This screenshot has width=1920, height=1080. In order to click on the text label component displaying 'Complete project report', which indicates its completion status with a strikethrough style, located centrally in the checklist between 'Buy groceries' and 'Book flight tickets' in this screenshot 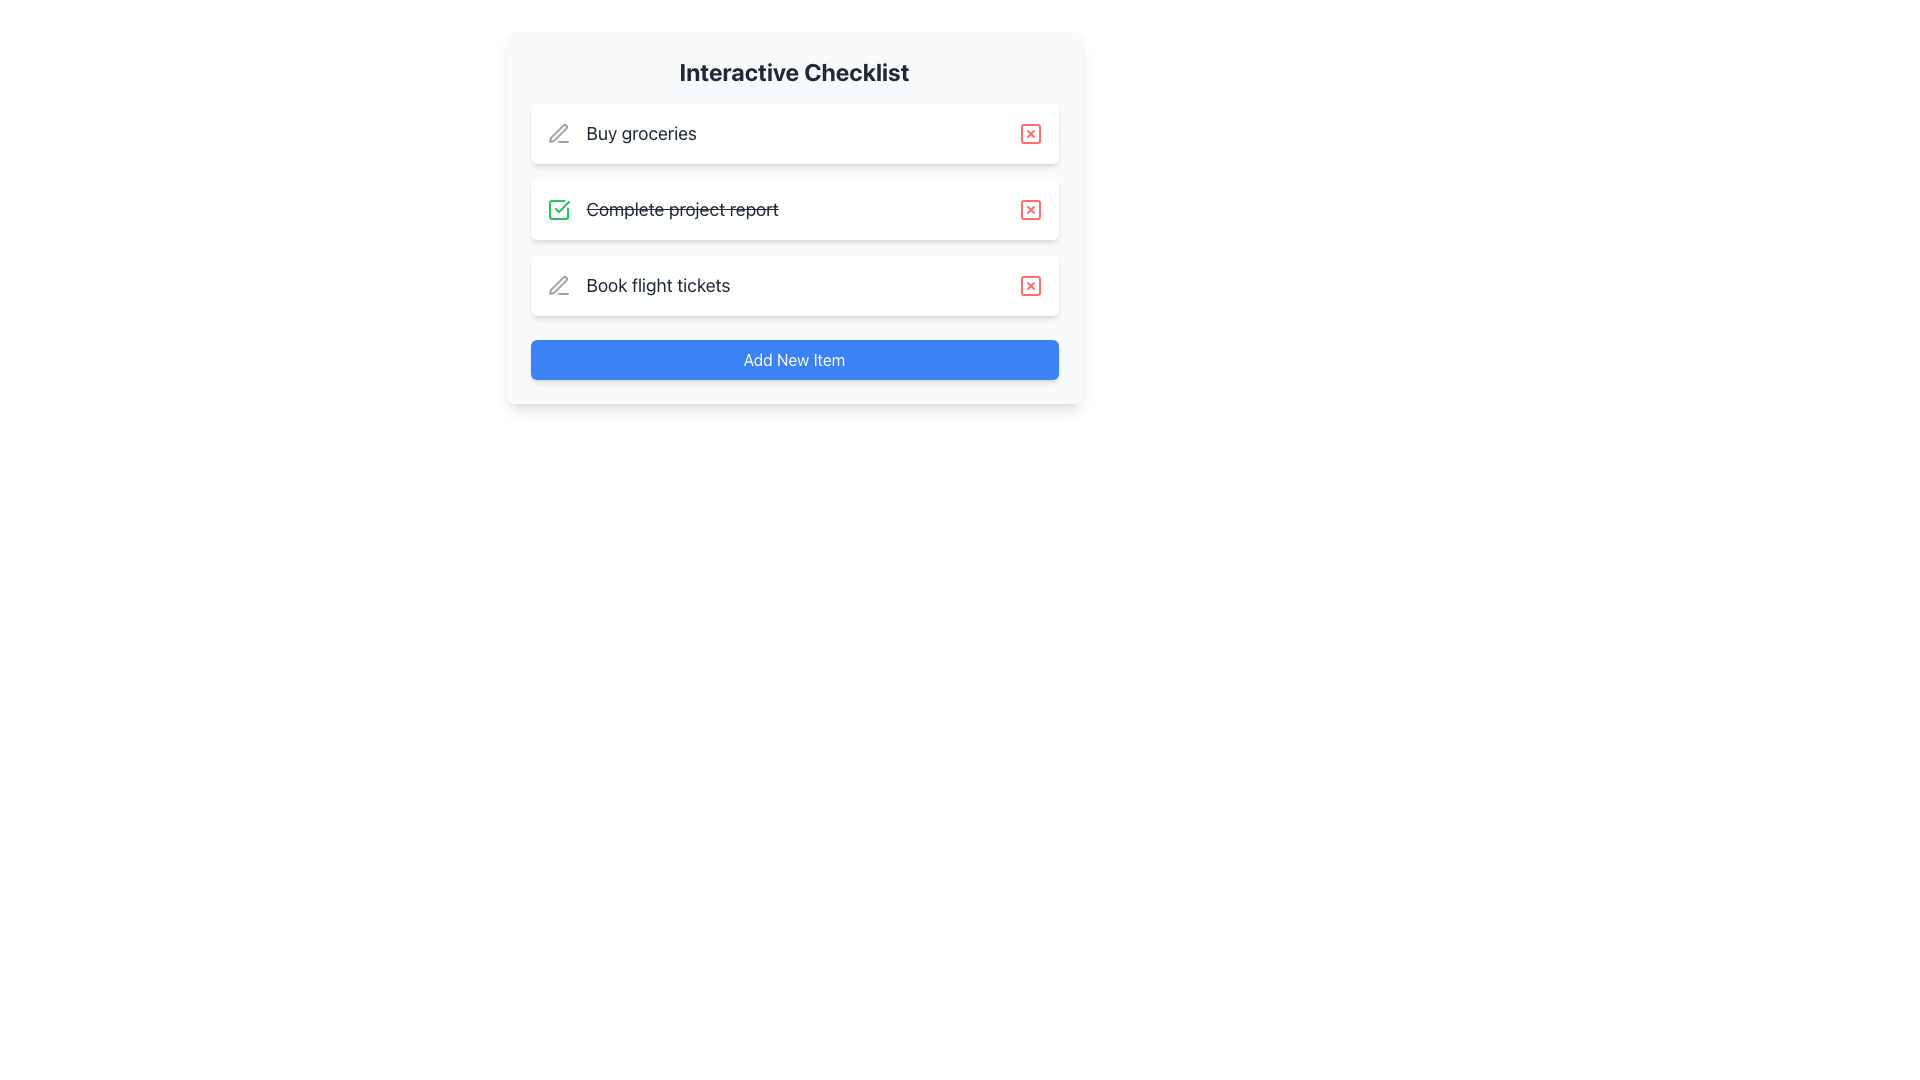, I will do `click(662, 209)`.